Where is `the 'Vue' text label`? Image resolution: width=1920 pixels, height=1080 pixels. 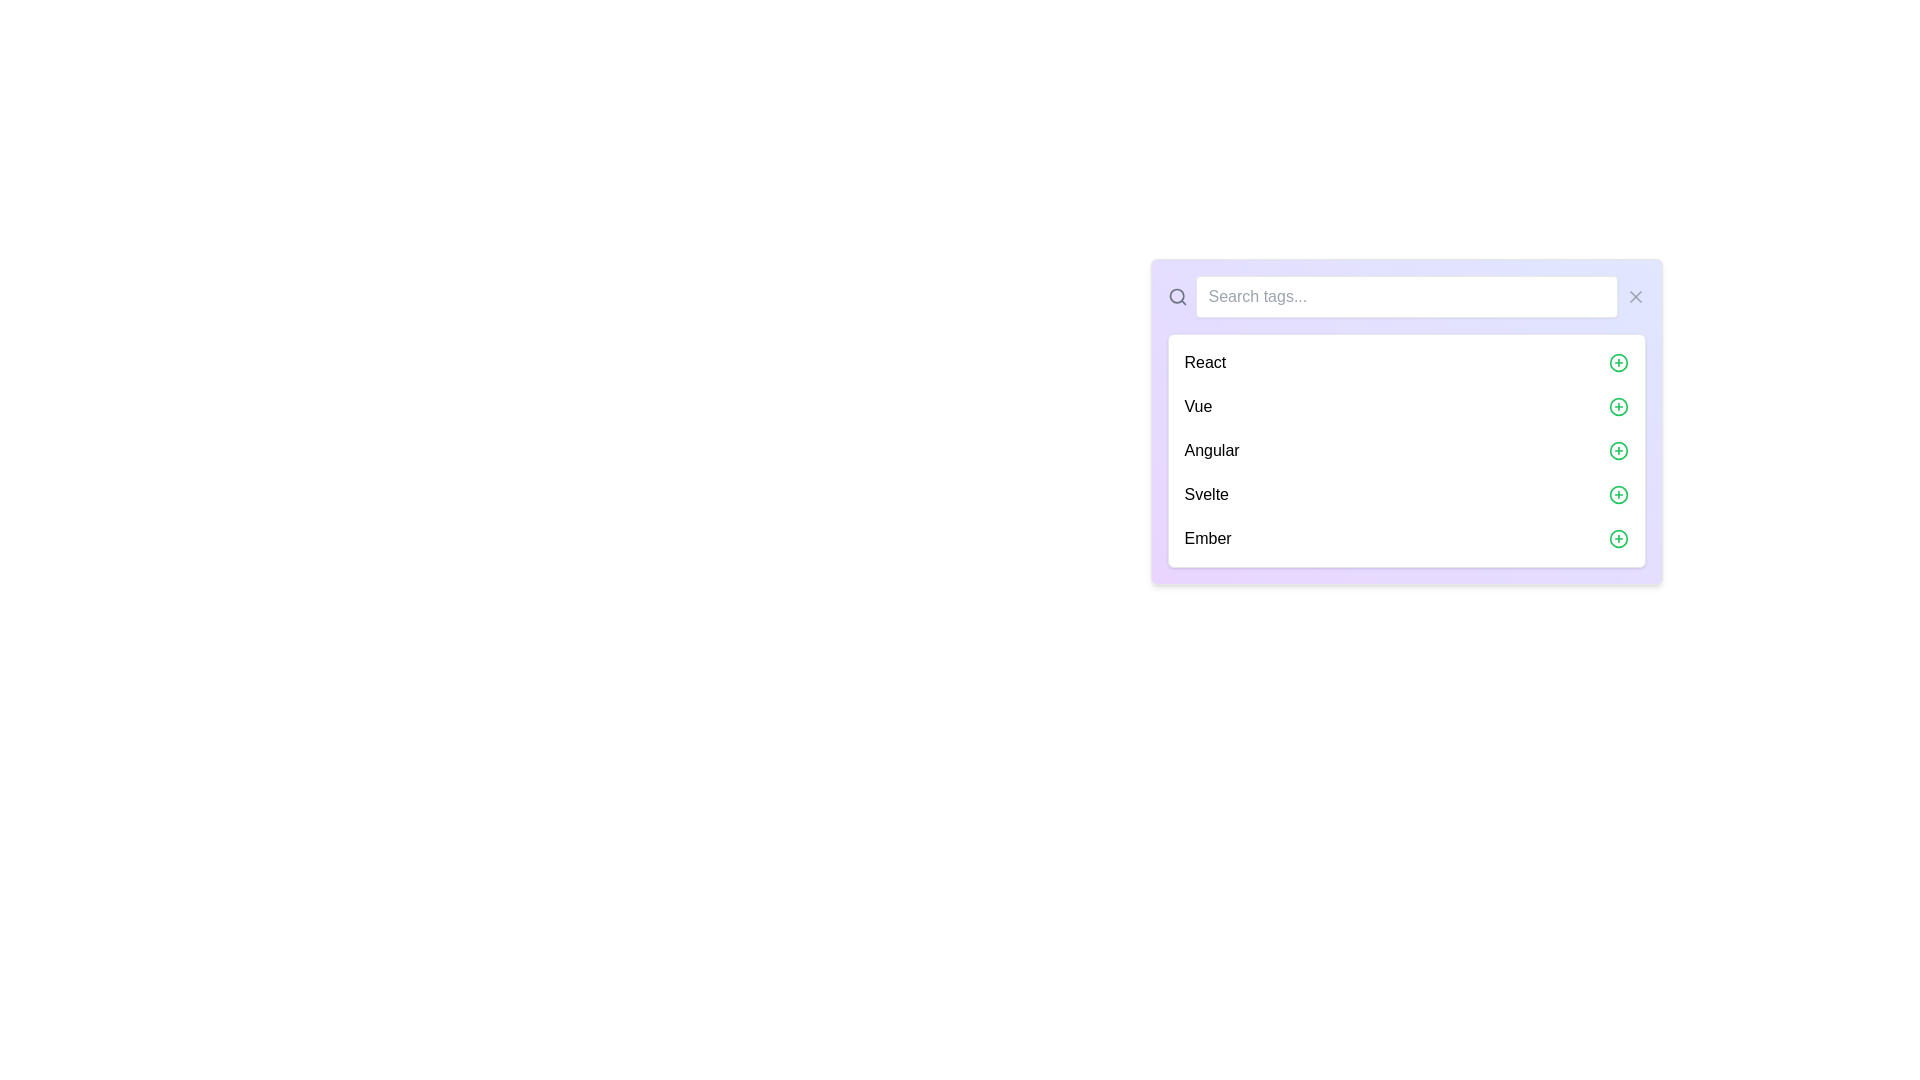 the 'Vue' text label is located at coordinates (1198, 406).